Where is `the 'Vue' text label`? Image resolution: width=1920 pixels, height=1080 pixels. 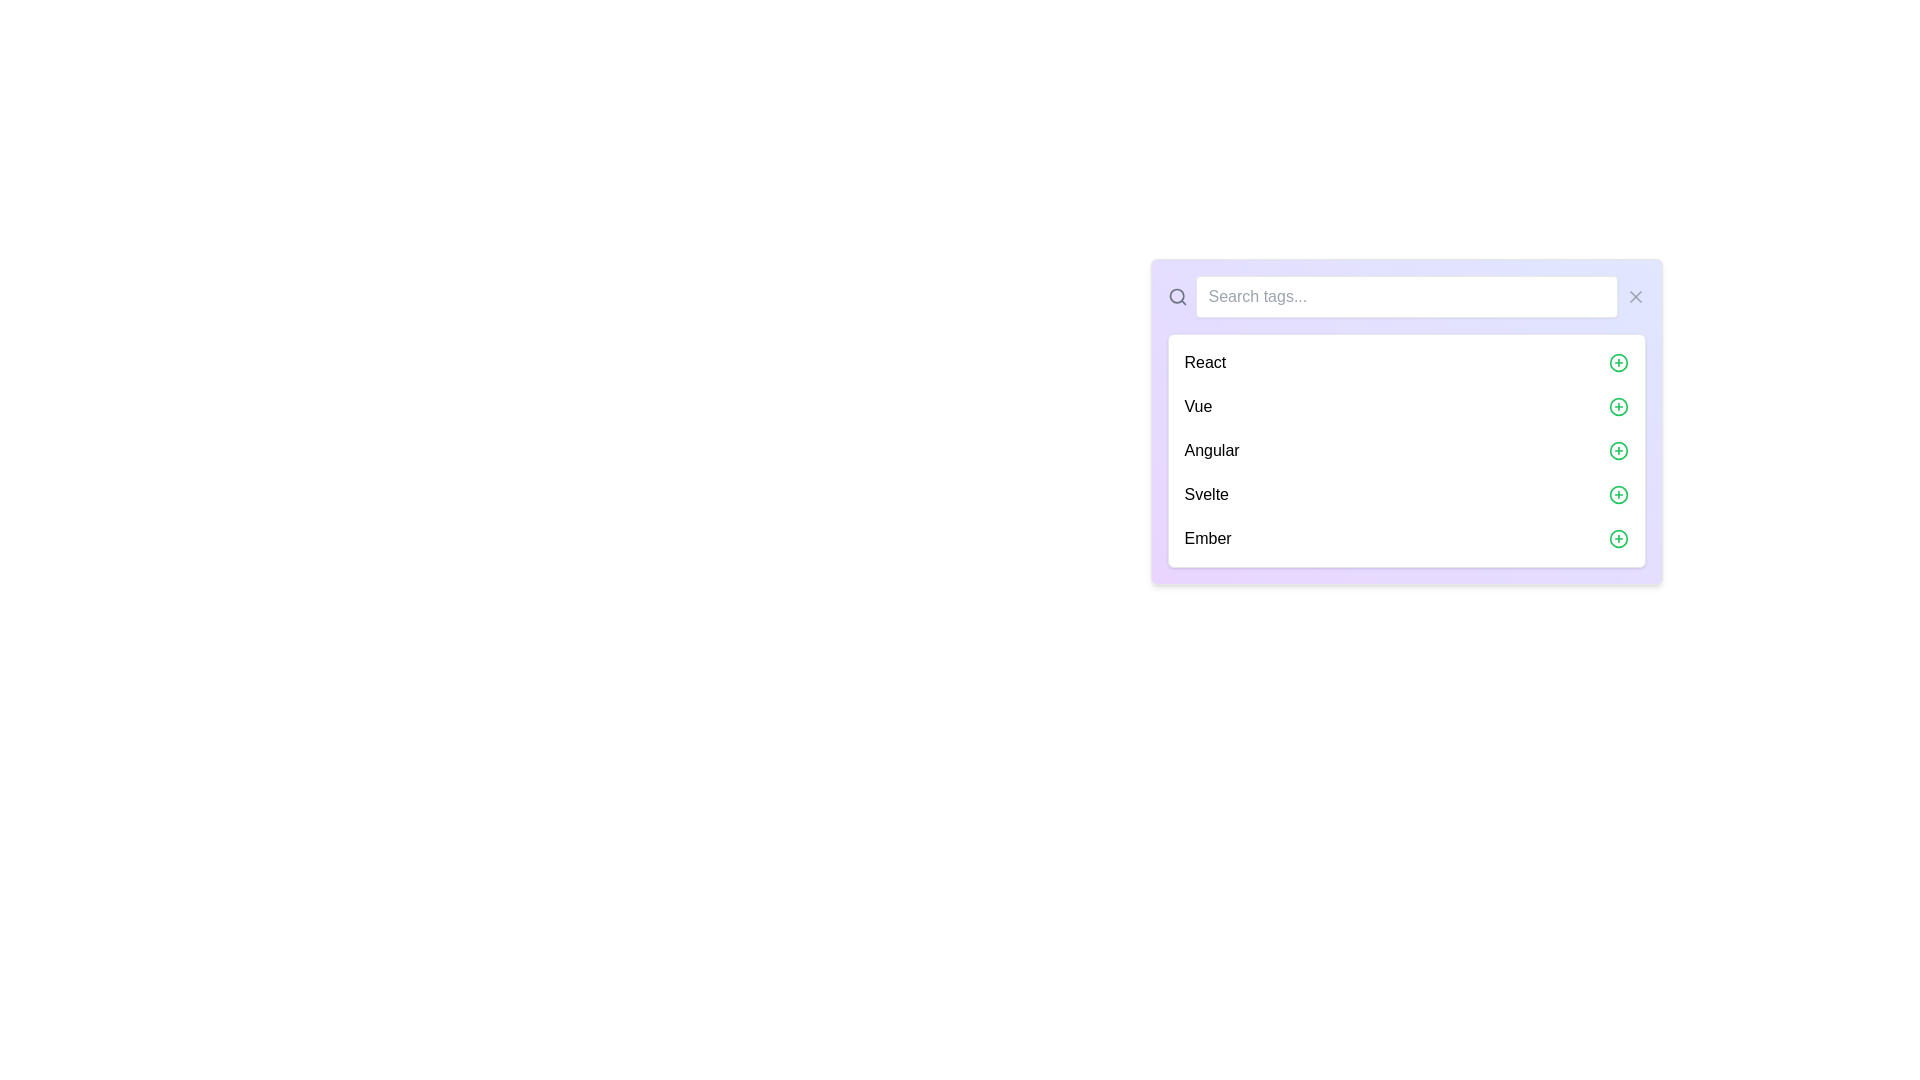 the 'Vue' text label is located at coordinates (1198, 406).